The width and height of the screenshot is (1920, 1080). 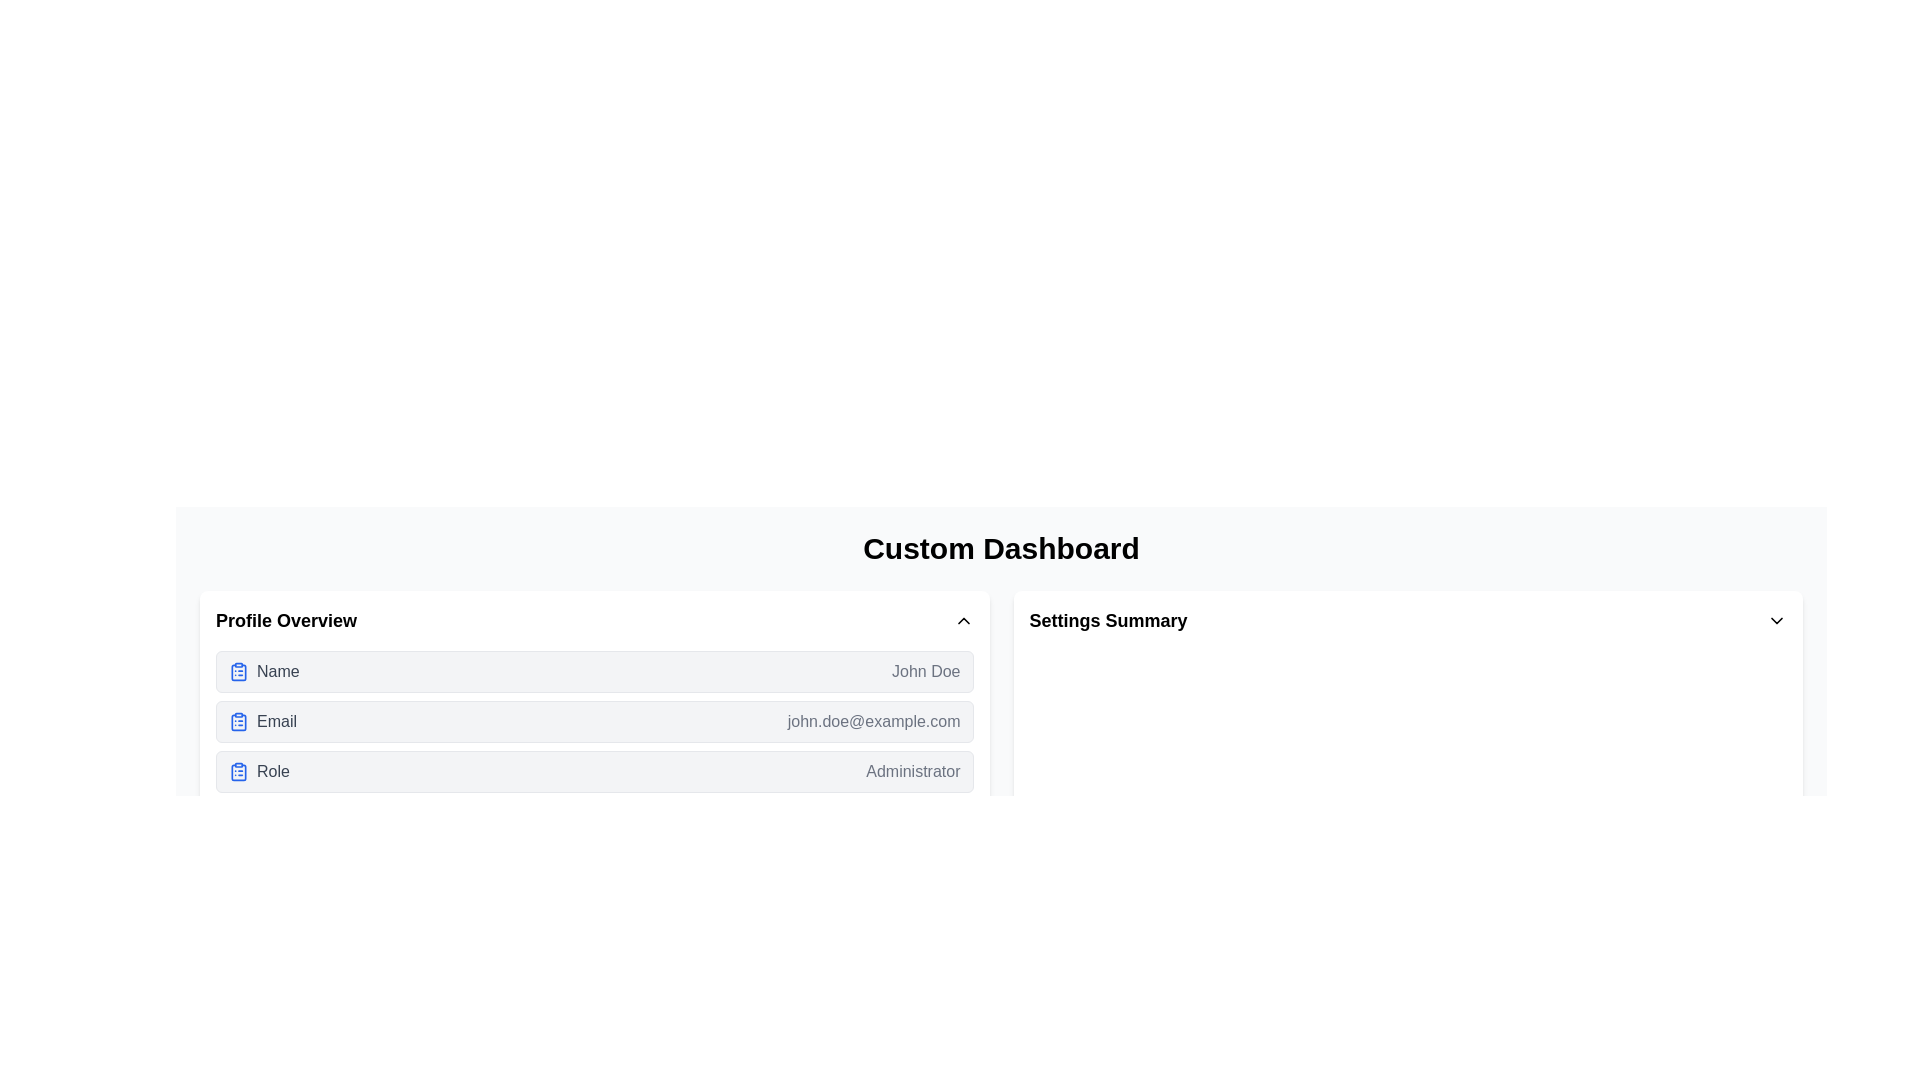 What do you see at coordinates (276, 721) in the screenshot?
I see `the Text label indicating the email address field located in the second row of the 'Profile Overview' section, which is positioned between the 'Name' and 'Role' rows` at bounding box center [276, 721].